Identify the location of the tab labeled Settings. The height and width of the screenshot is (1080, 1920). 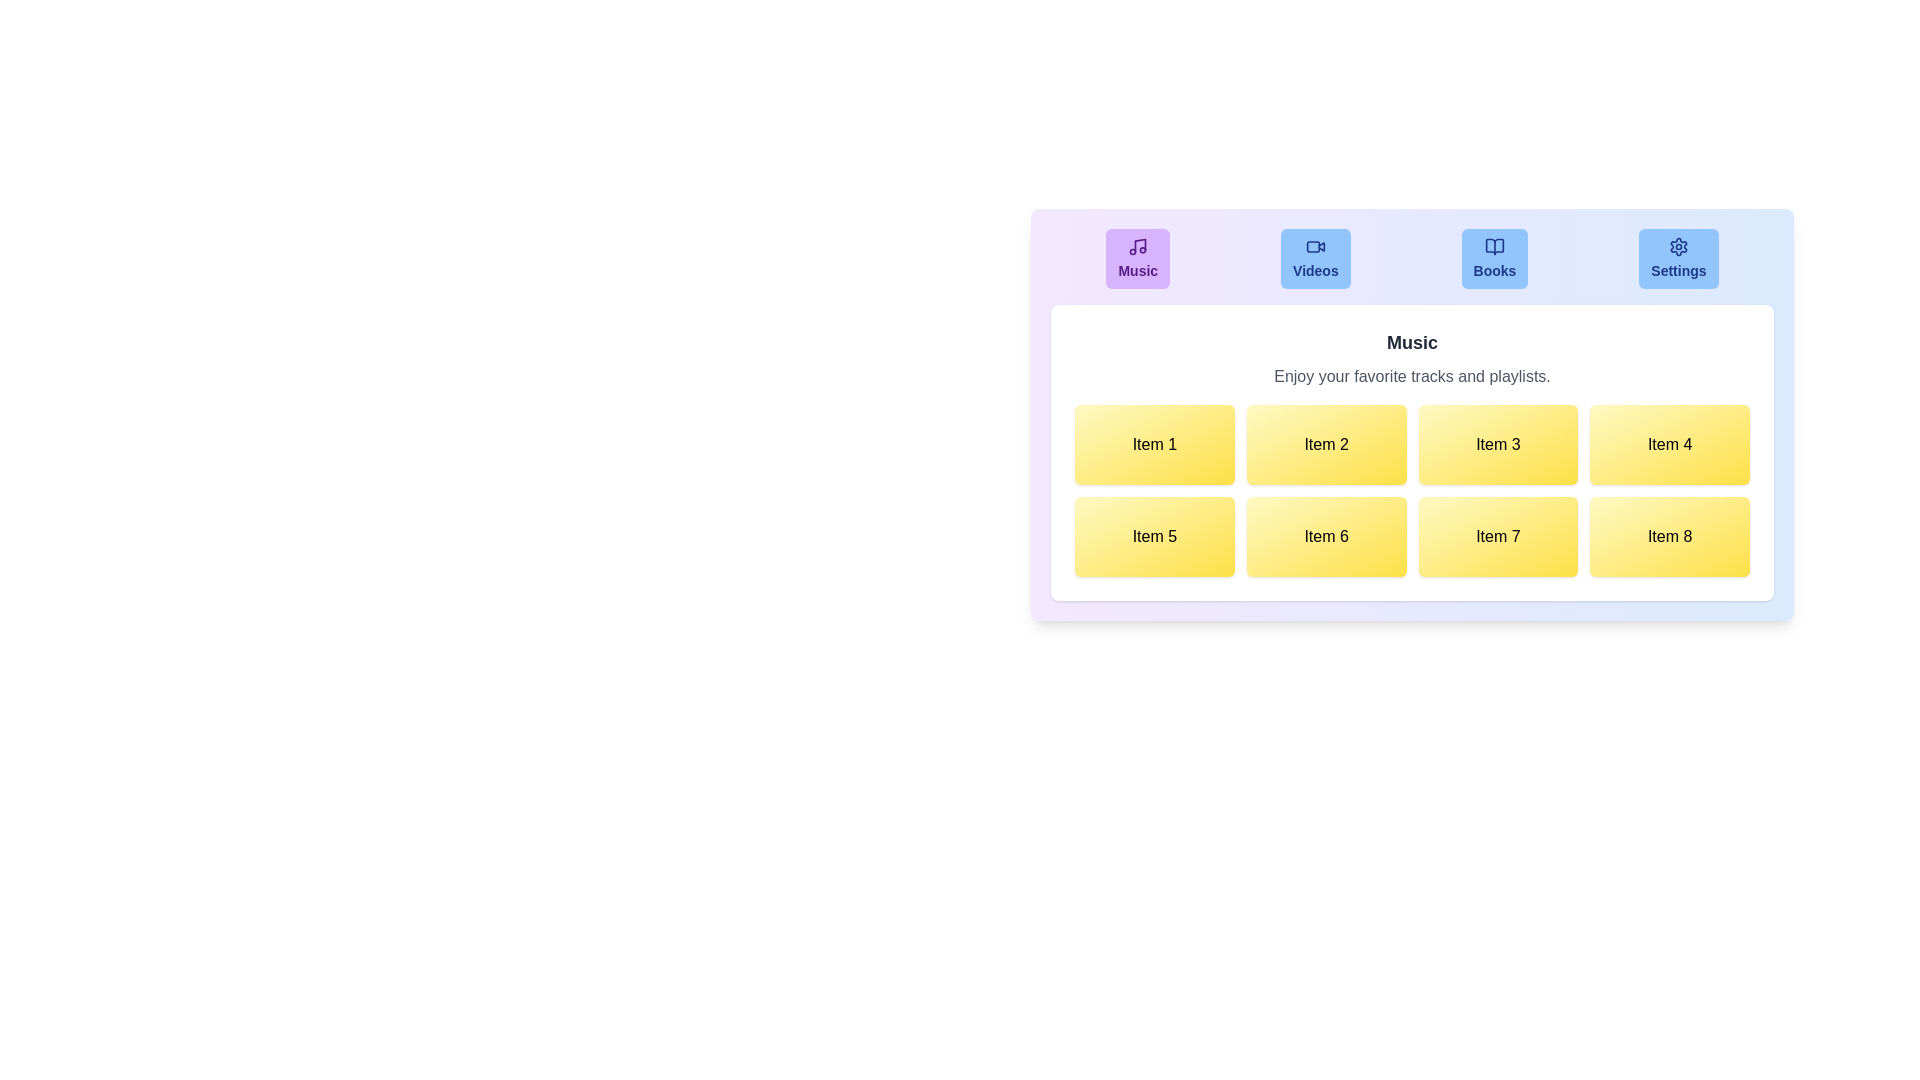
(1678, 257).